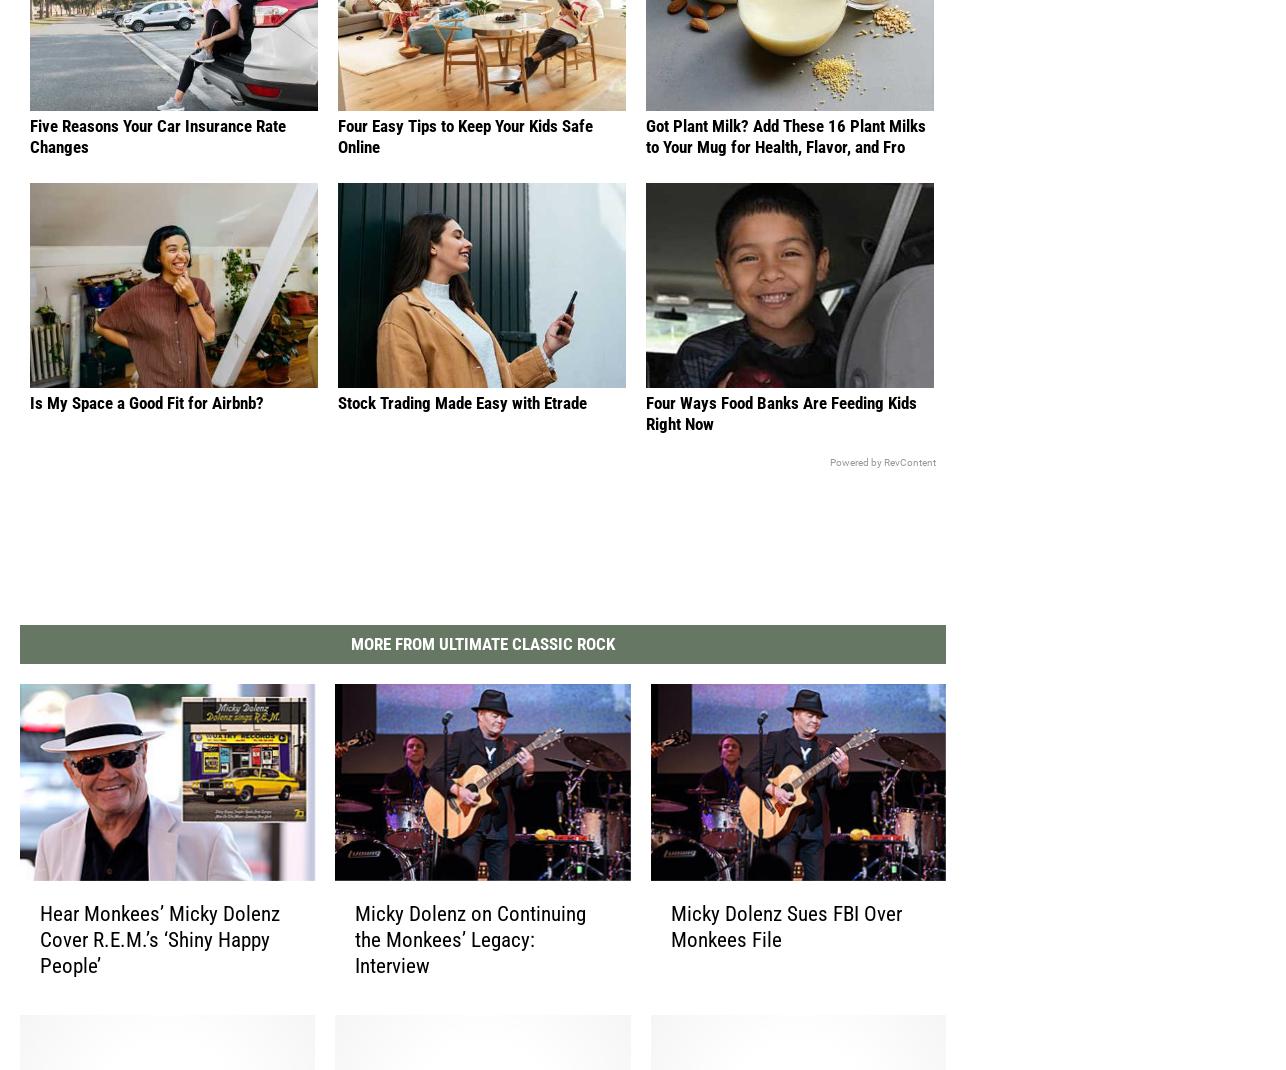 Image resolution: width=1286 pixels, height=1070 pixels. Describe the element at coordinates (781, 430) in the screenshot. I see `'Four Ways Food Banks Are Feeding Kids Right Now'` at that location.